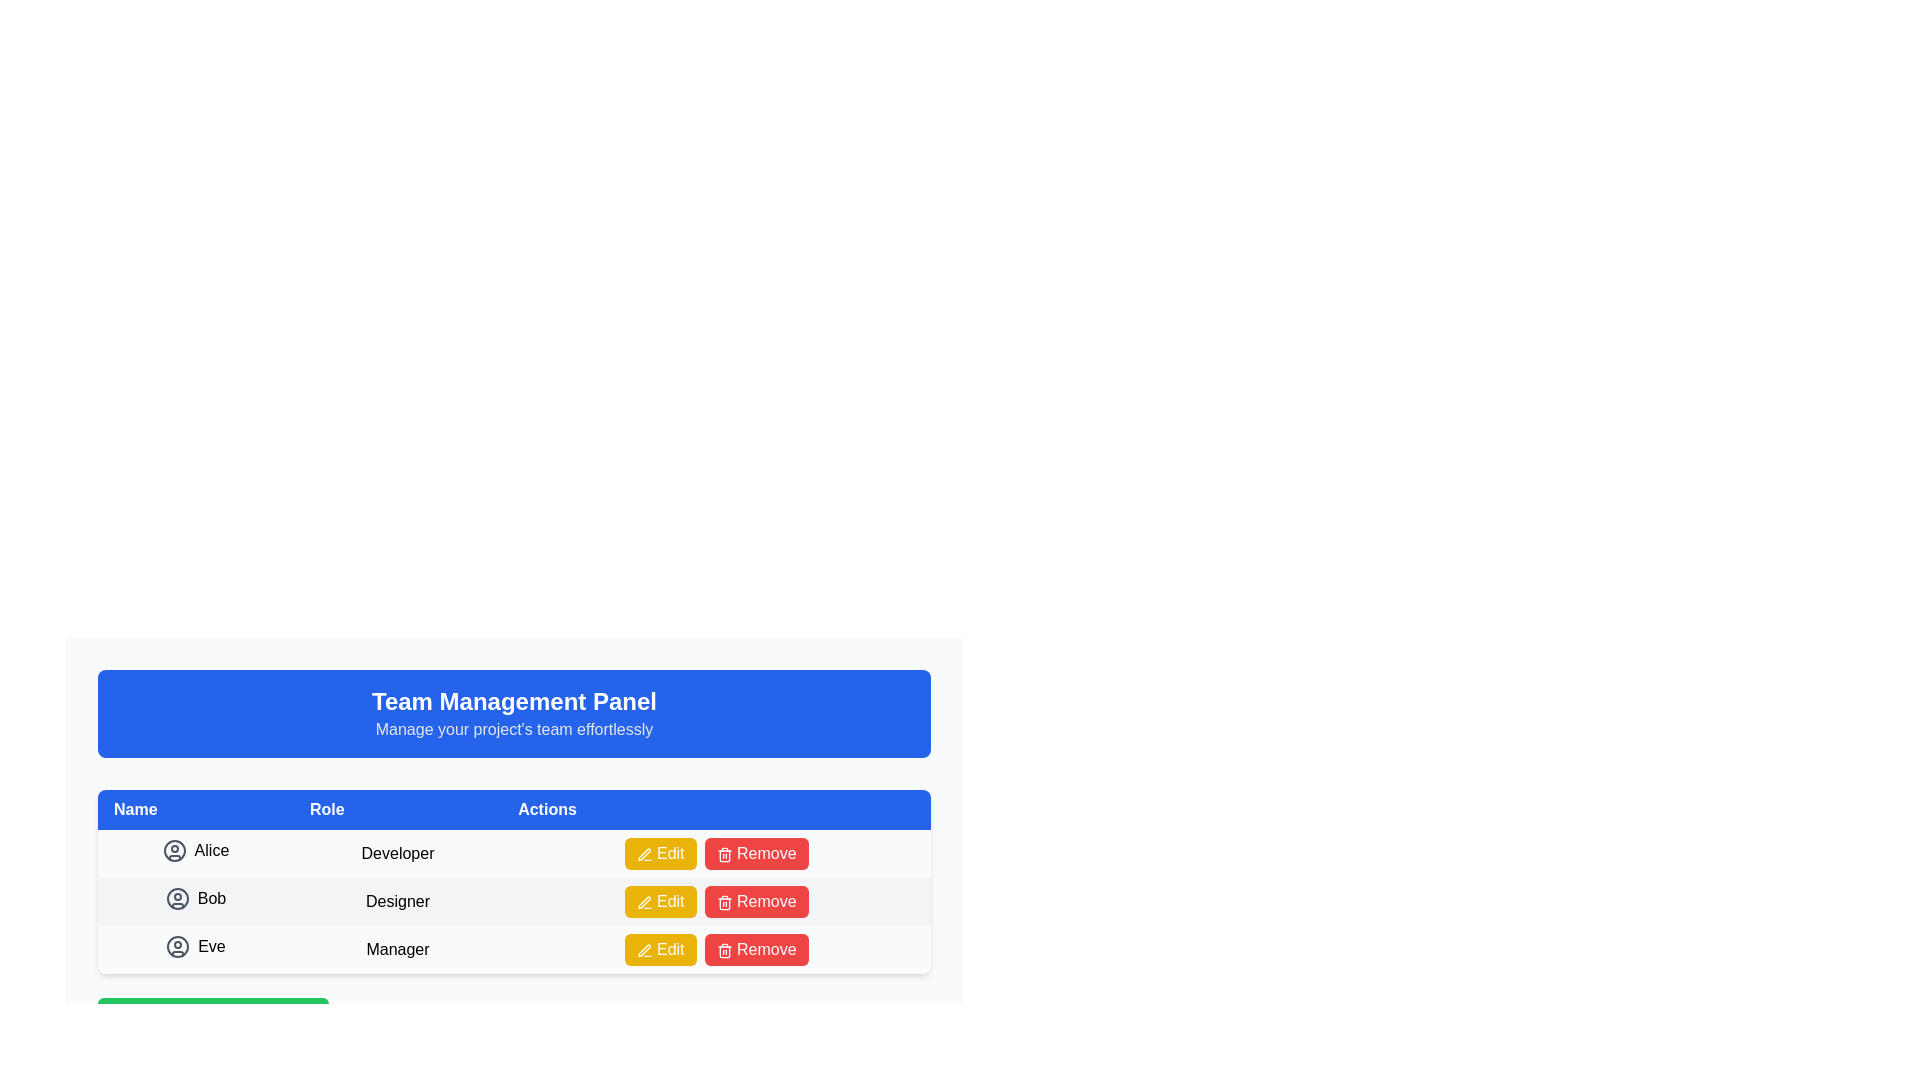  Describe the element at coordinates (644, 902) in the screenshot. I see `the pen icon that signifies editing actions, located to the left of the 'Edit' text in the yellow button within the 'Actions' column of the second row of the table, adjacent to Bob's role as 'Designer'` at that location.